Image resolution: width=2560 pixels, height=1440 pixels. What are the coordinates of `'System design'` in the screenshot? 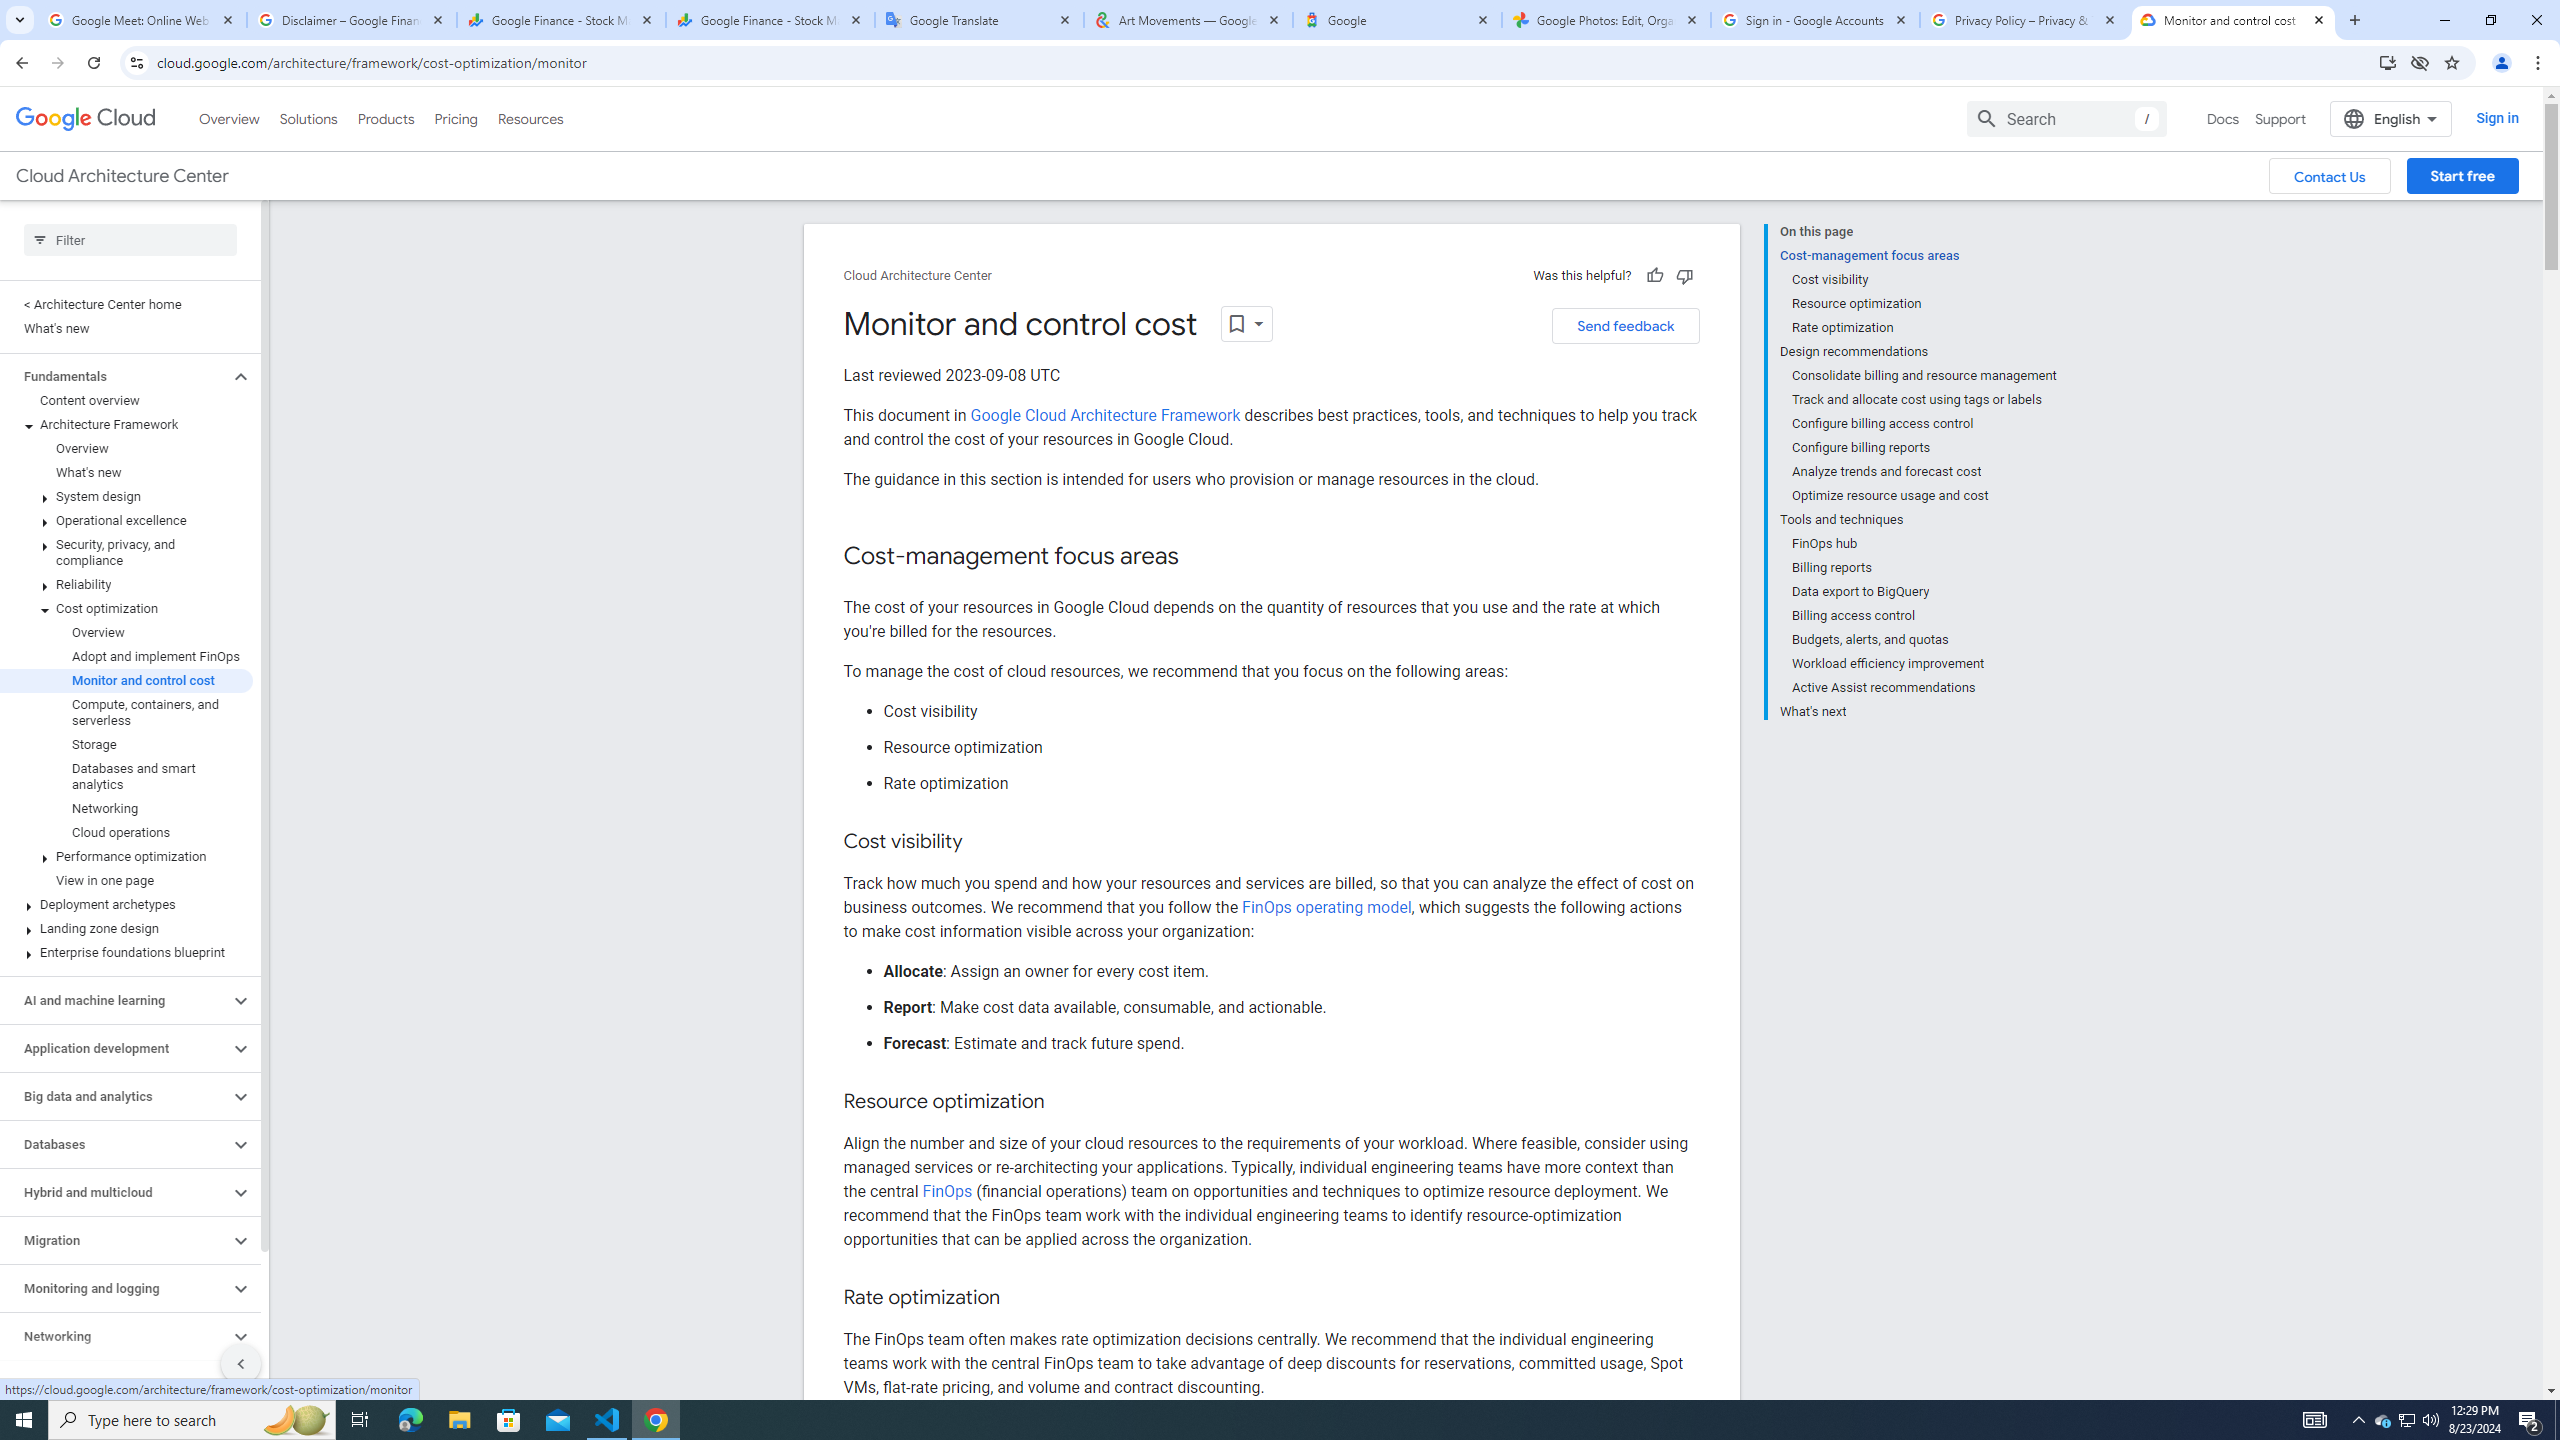 It's located at (126, 495).